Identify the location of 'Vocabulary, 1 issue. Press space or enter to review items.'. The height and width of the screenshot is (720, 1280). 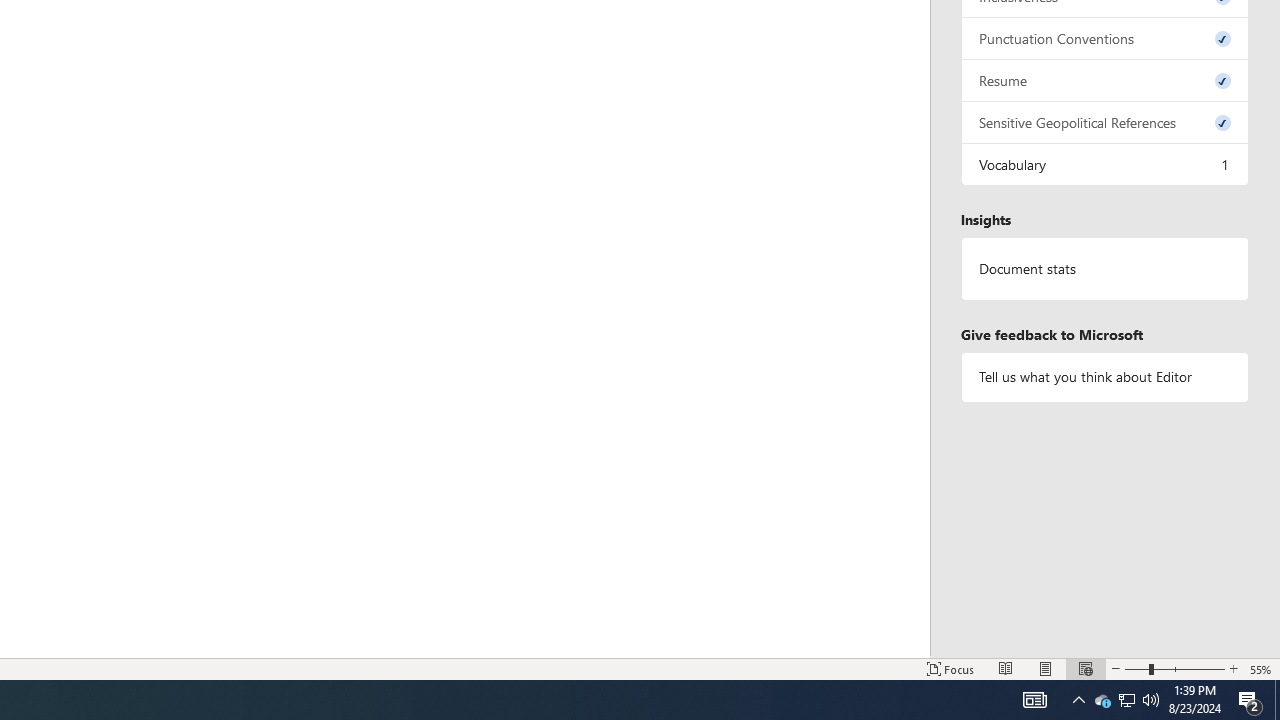
(1104, 163).